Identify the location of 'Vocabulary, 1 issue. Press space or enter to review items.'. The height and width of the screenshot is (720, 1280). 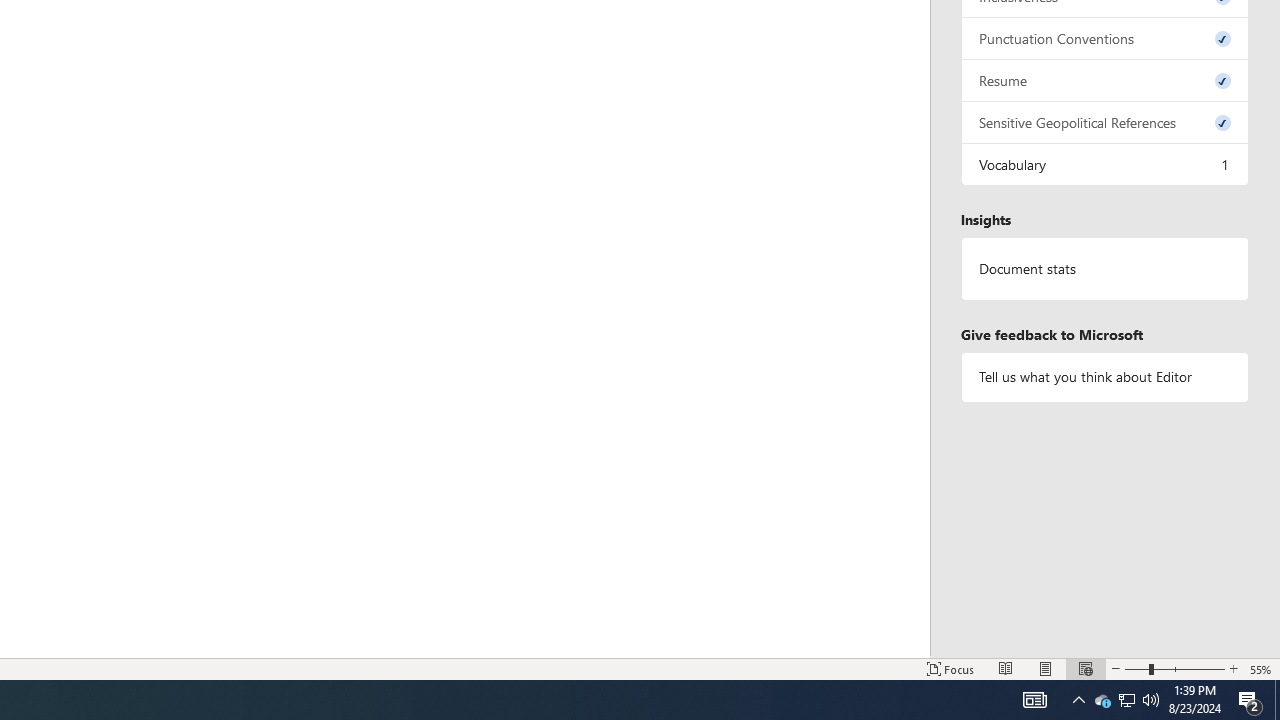
(1104, 163).